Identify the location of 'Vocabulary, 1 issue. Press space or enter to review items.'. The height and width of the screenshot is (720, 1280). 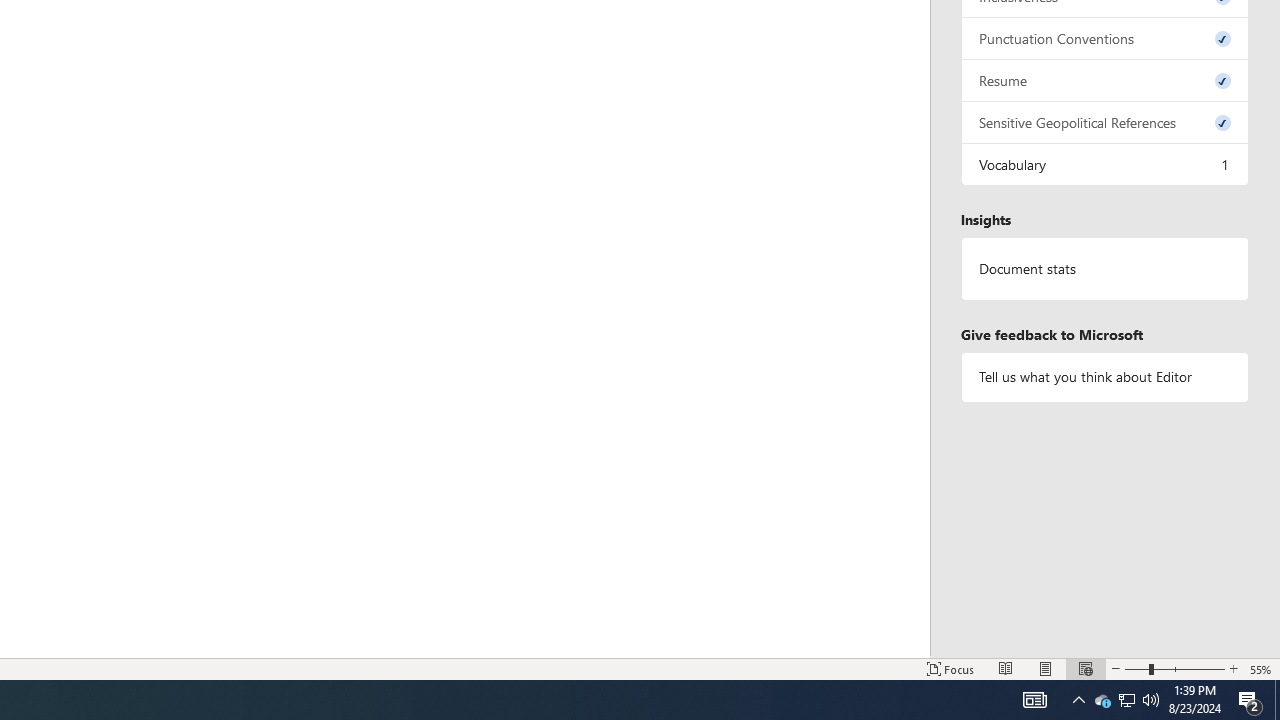
(1104, 163).